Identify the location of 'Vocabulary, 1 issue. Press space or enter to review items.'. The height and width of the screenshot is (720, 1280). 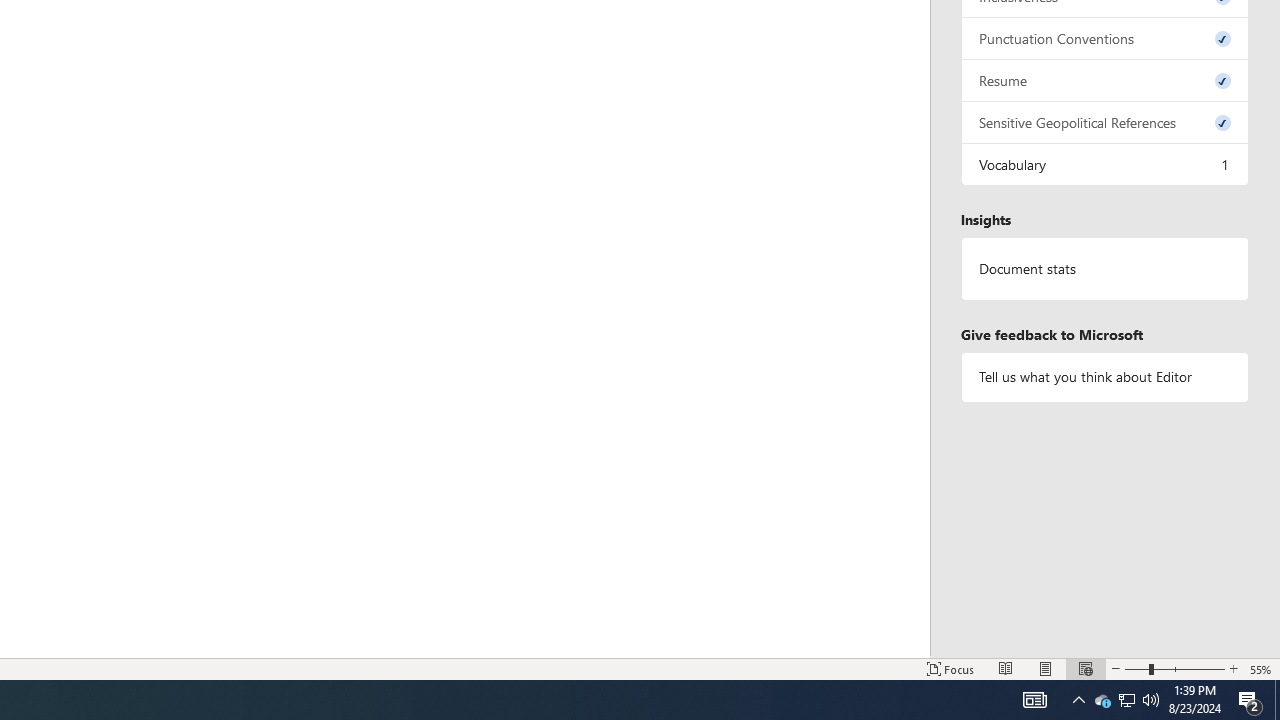
(1104, 163).